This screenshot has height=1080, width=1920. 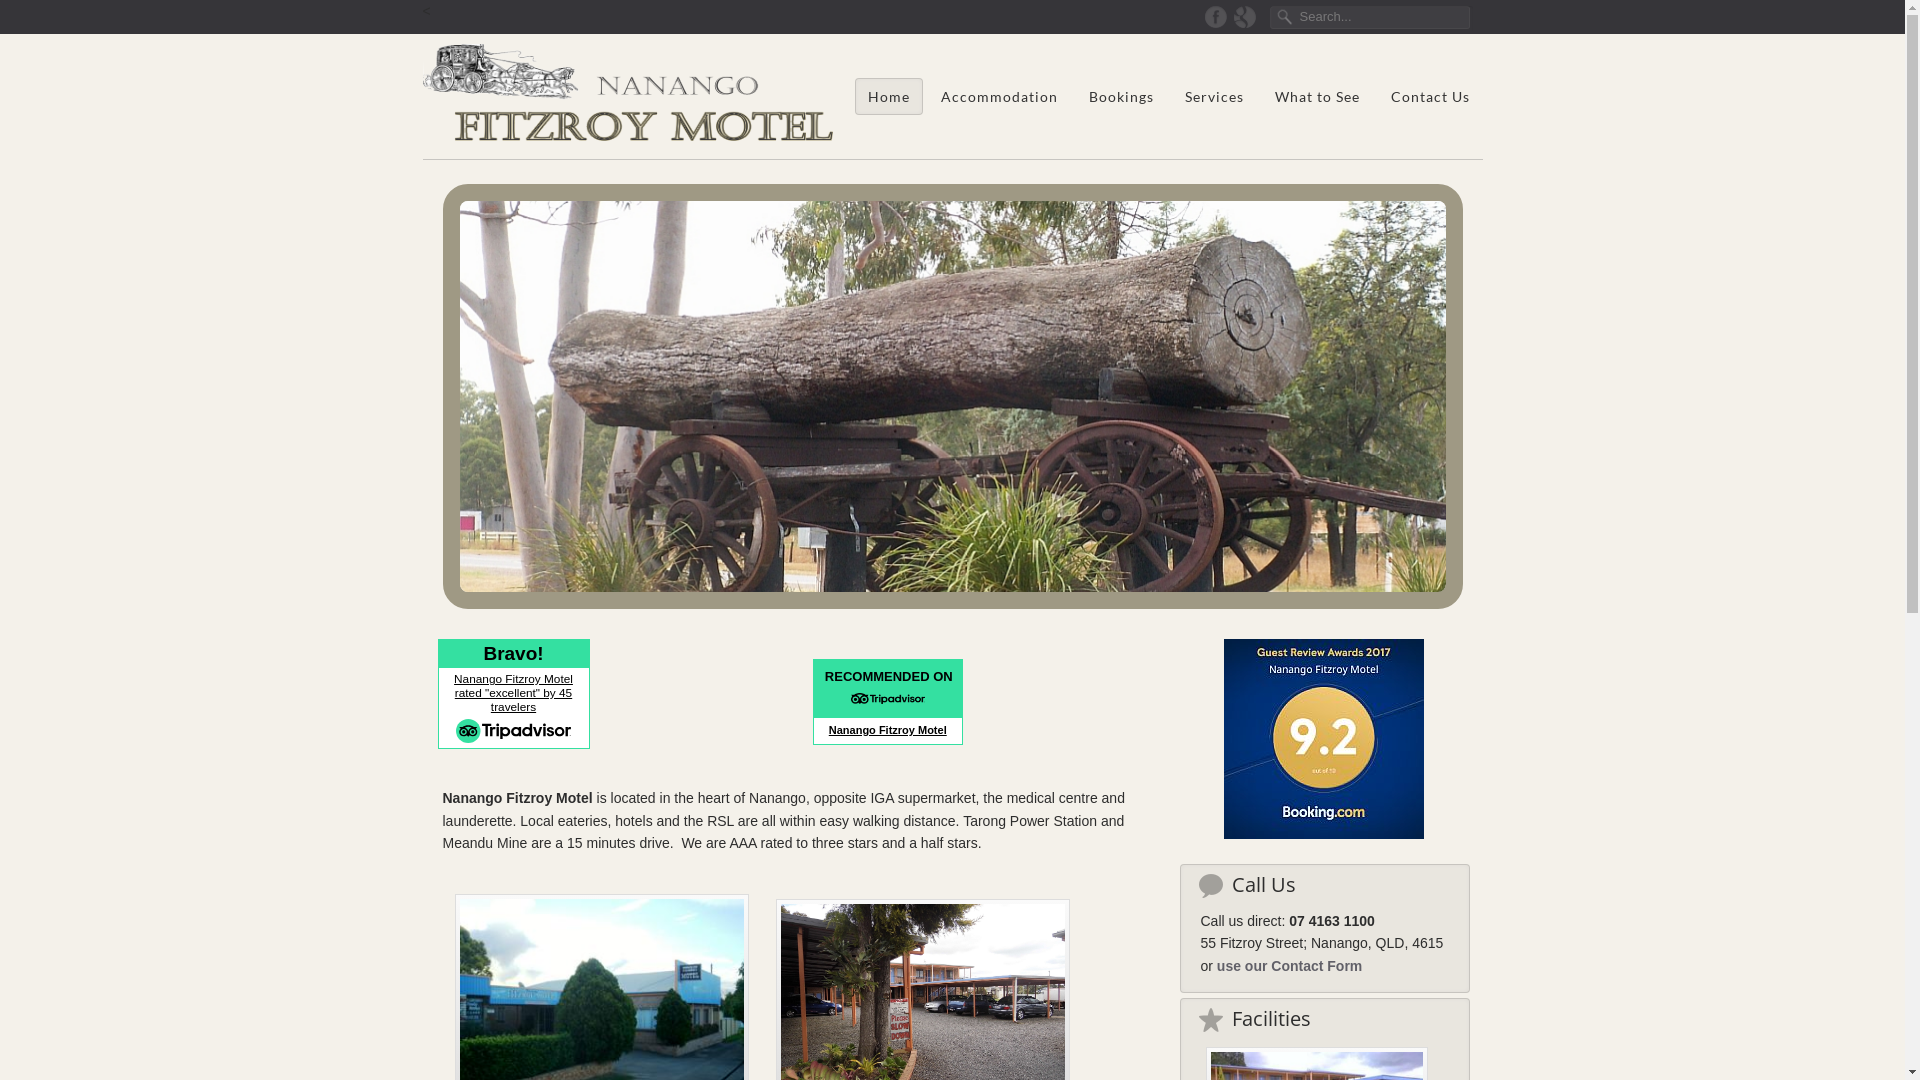 I want to click on 'Facebook', so click(x=1214, y=16).